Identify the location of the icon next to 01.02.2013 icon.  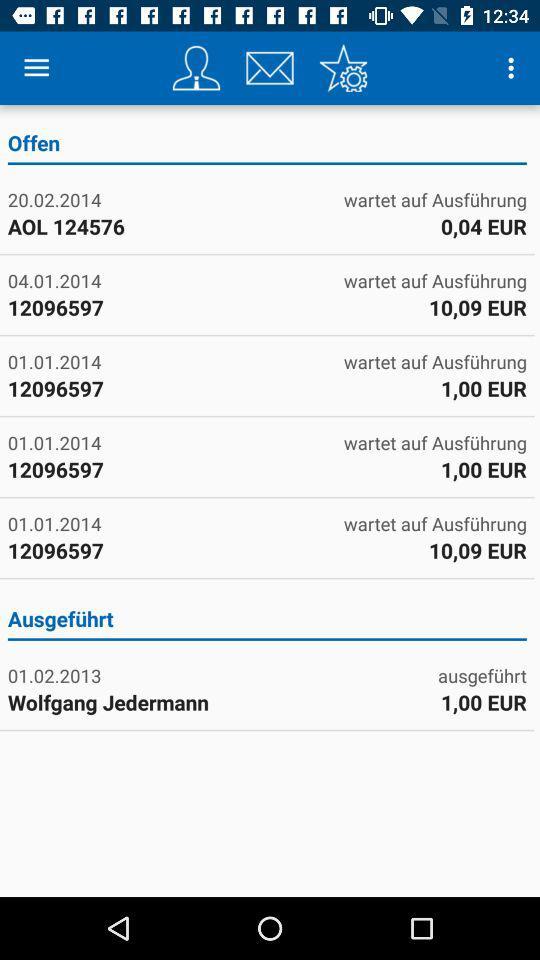
(481, 675).